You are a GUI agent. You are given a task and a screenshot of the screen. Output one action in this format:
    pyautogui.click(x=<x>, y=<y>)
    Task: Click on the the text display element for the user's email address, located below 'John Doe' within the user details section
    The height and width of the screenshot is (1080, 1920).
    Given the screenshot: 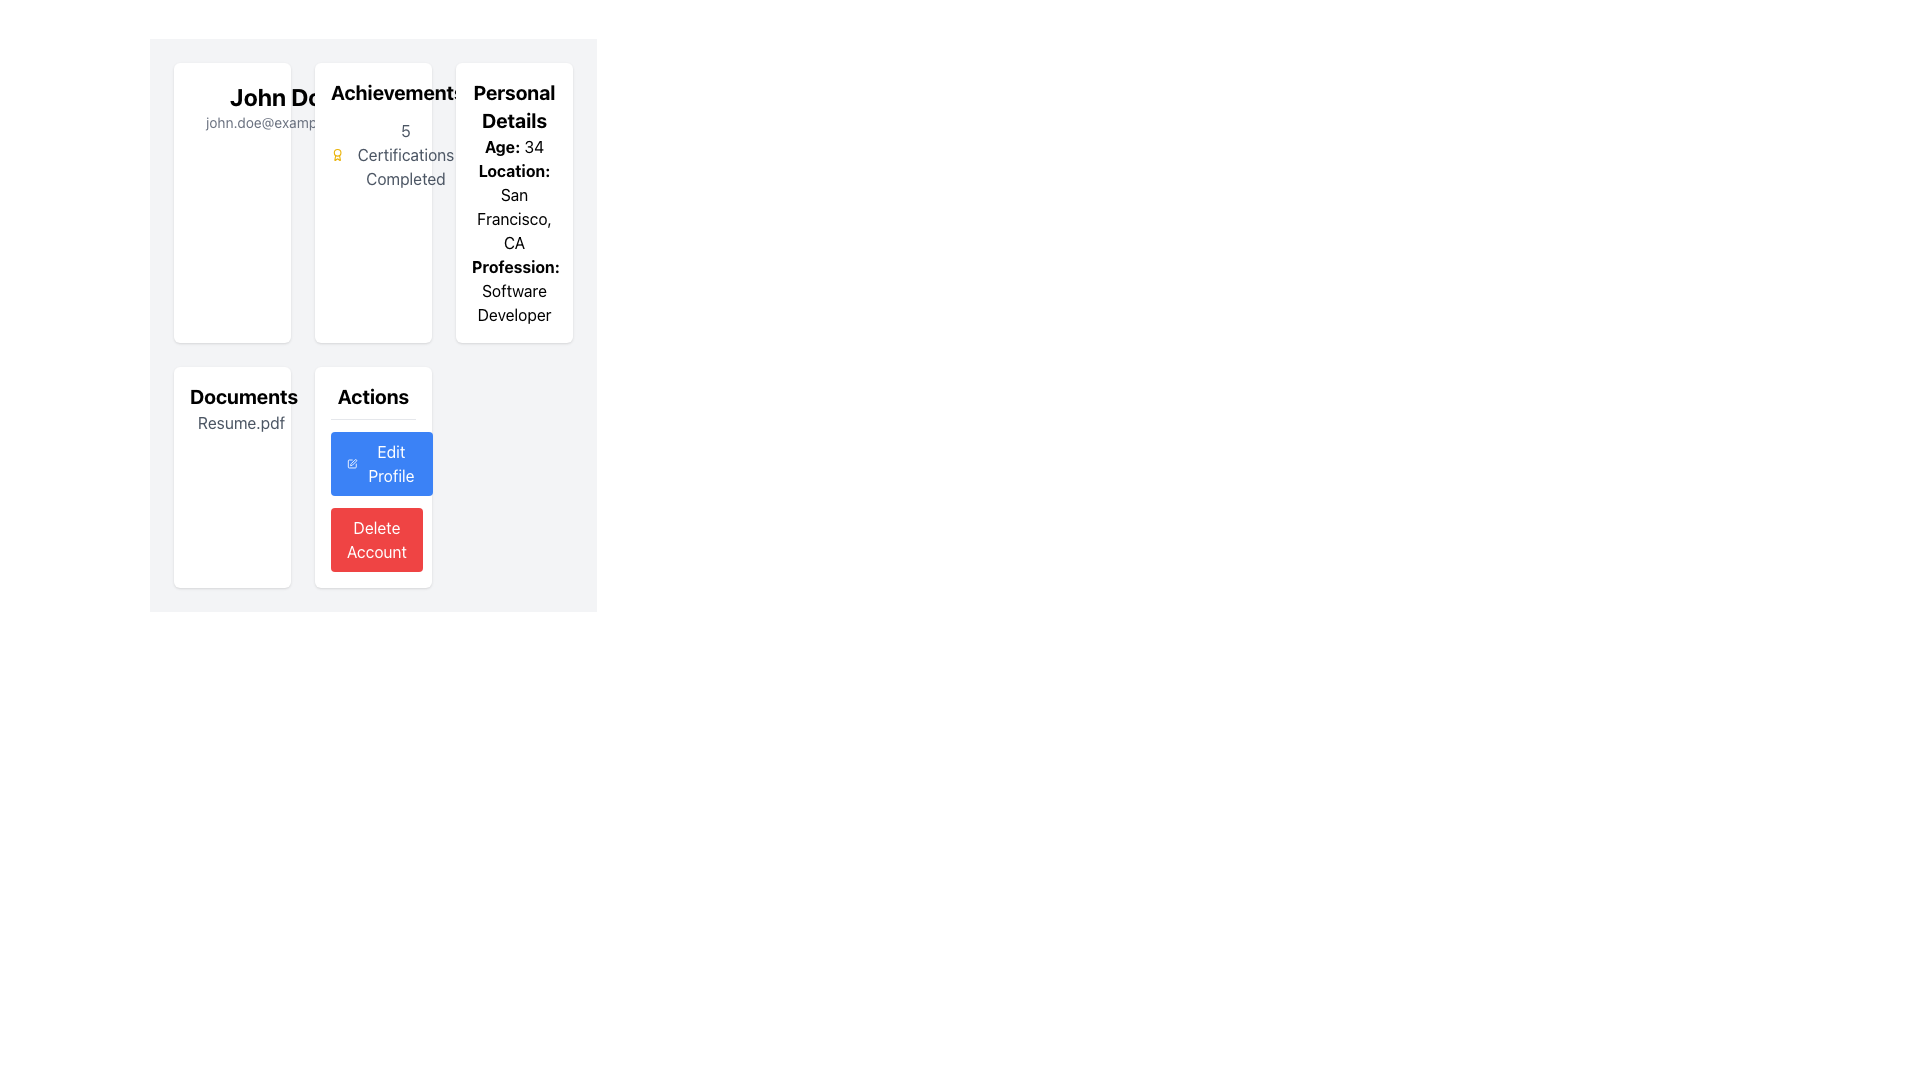 What is the action you would take?
    pyautogui.click(x=282, y=123)
    